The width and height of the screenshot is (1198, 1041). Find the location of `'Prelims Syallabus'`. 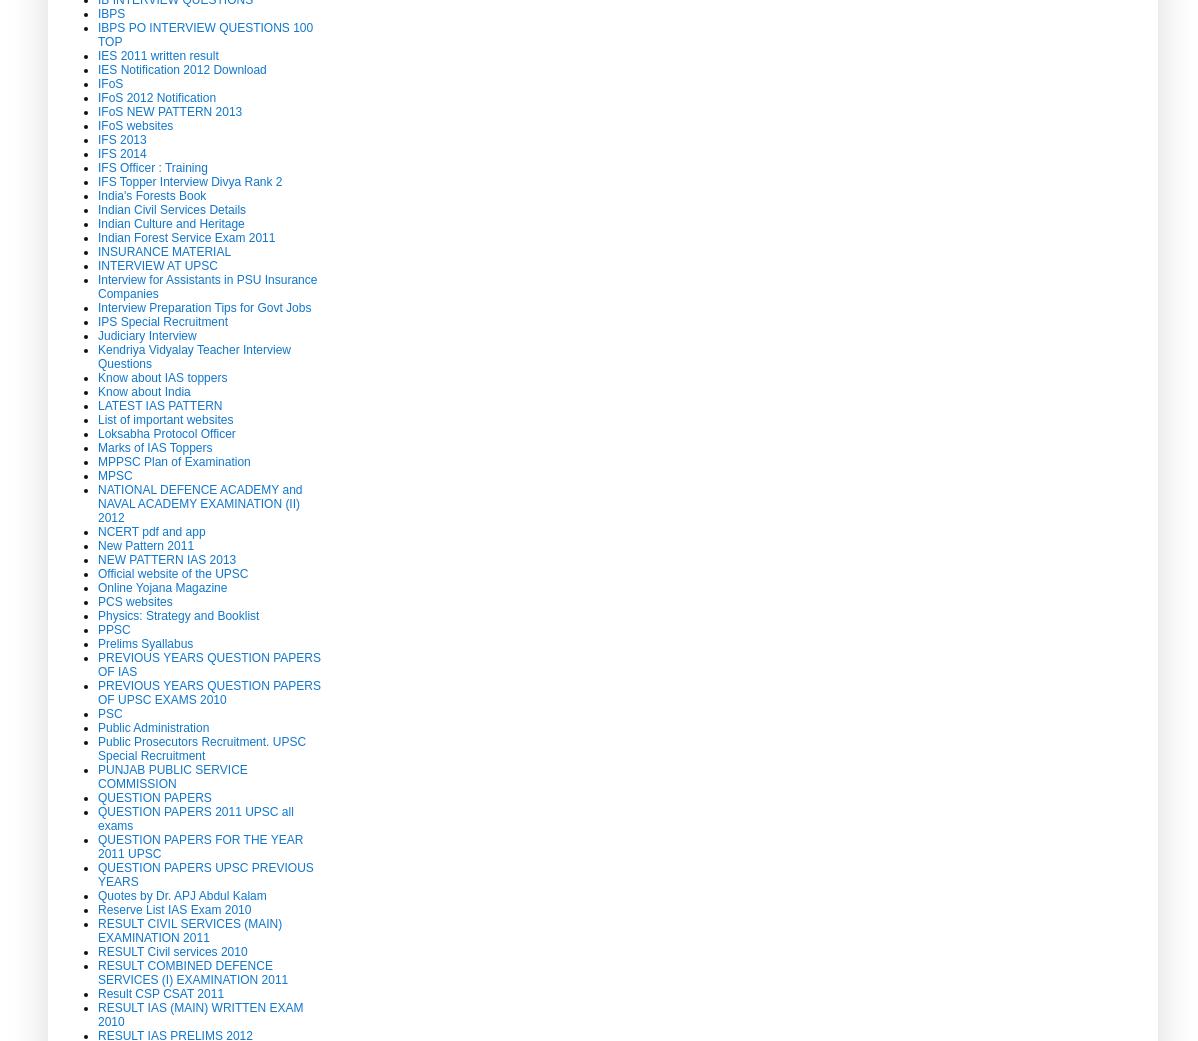

'Prelims Syallabus' is located at coordinates (144, 642).